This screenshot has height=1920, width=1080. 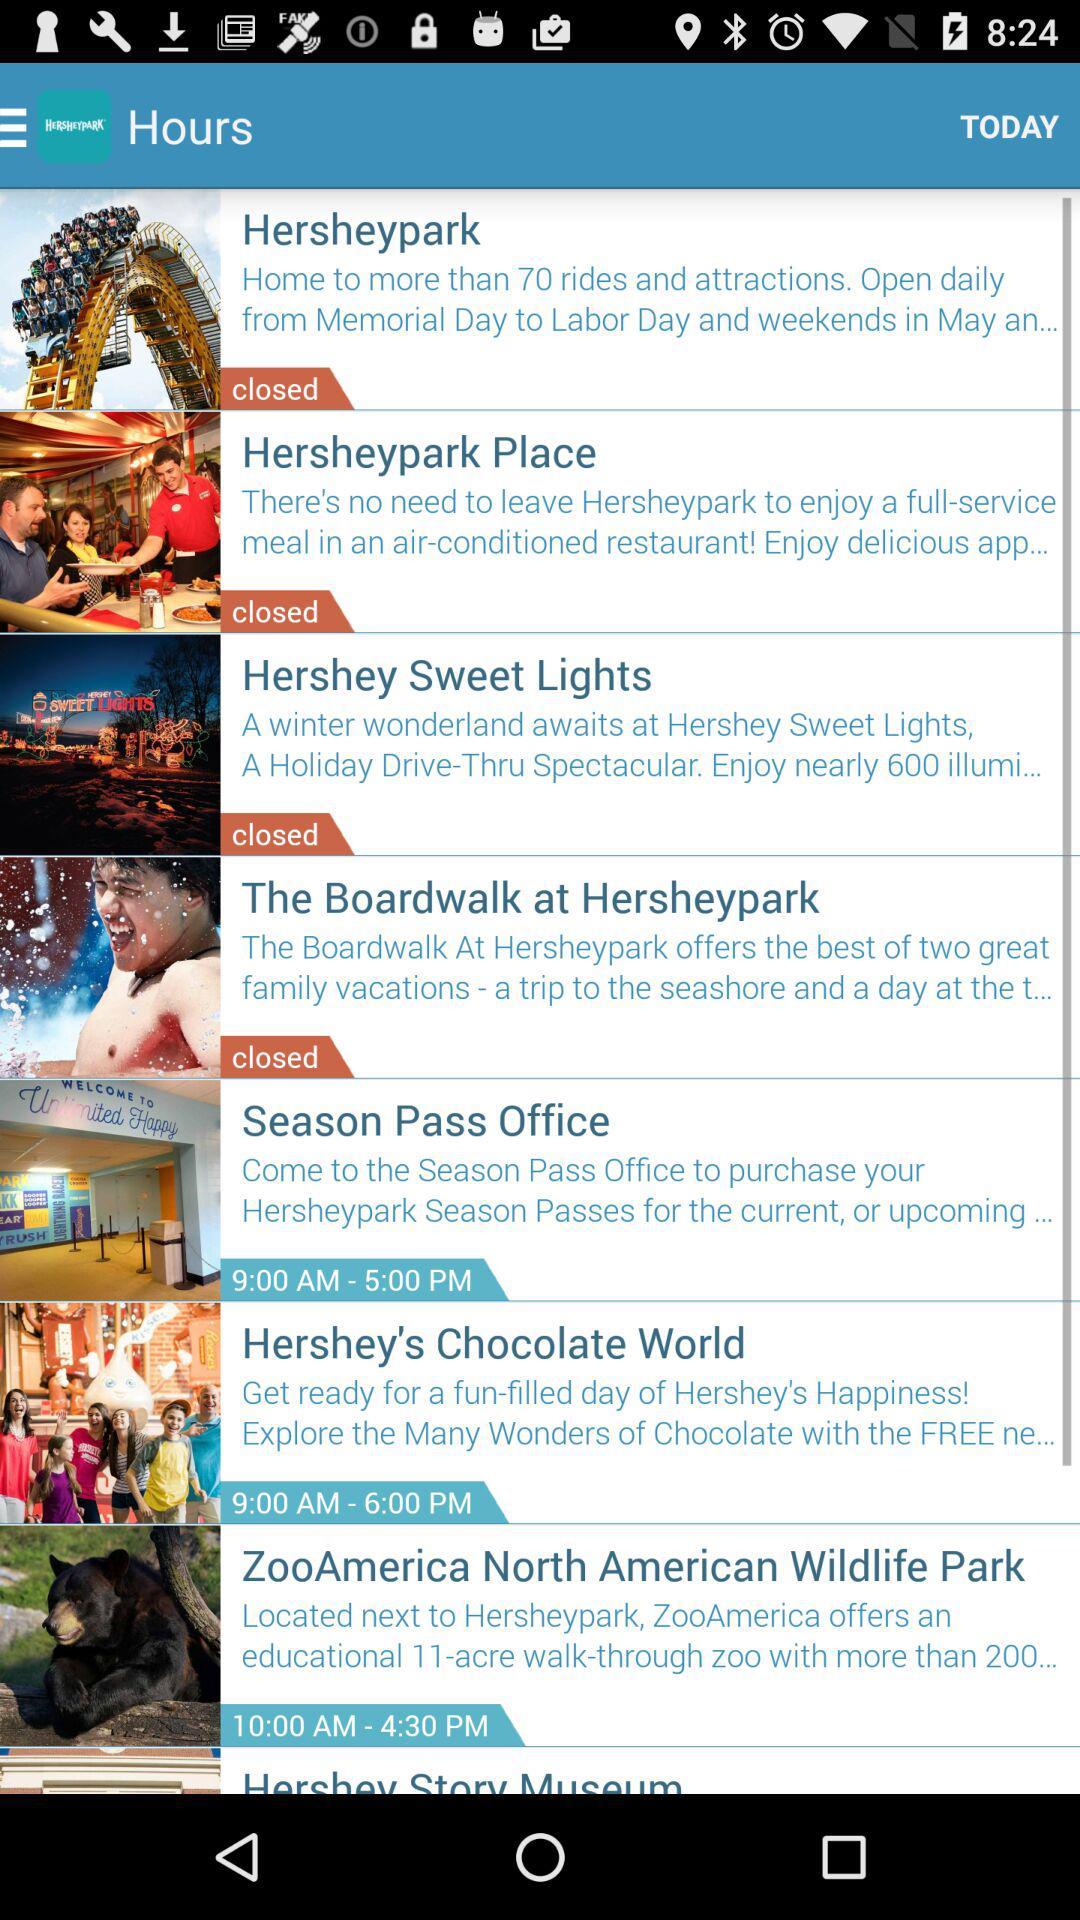 I want to click on the get ready for icon, so click(x=650, y=1419).